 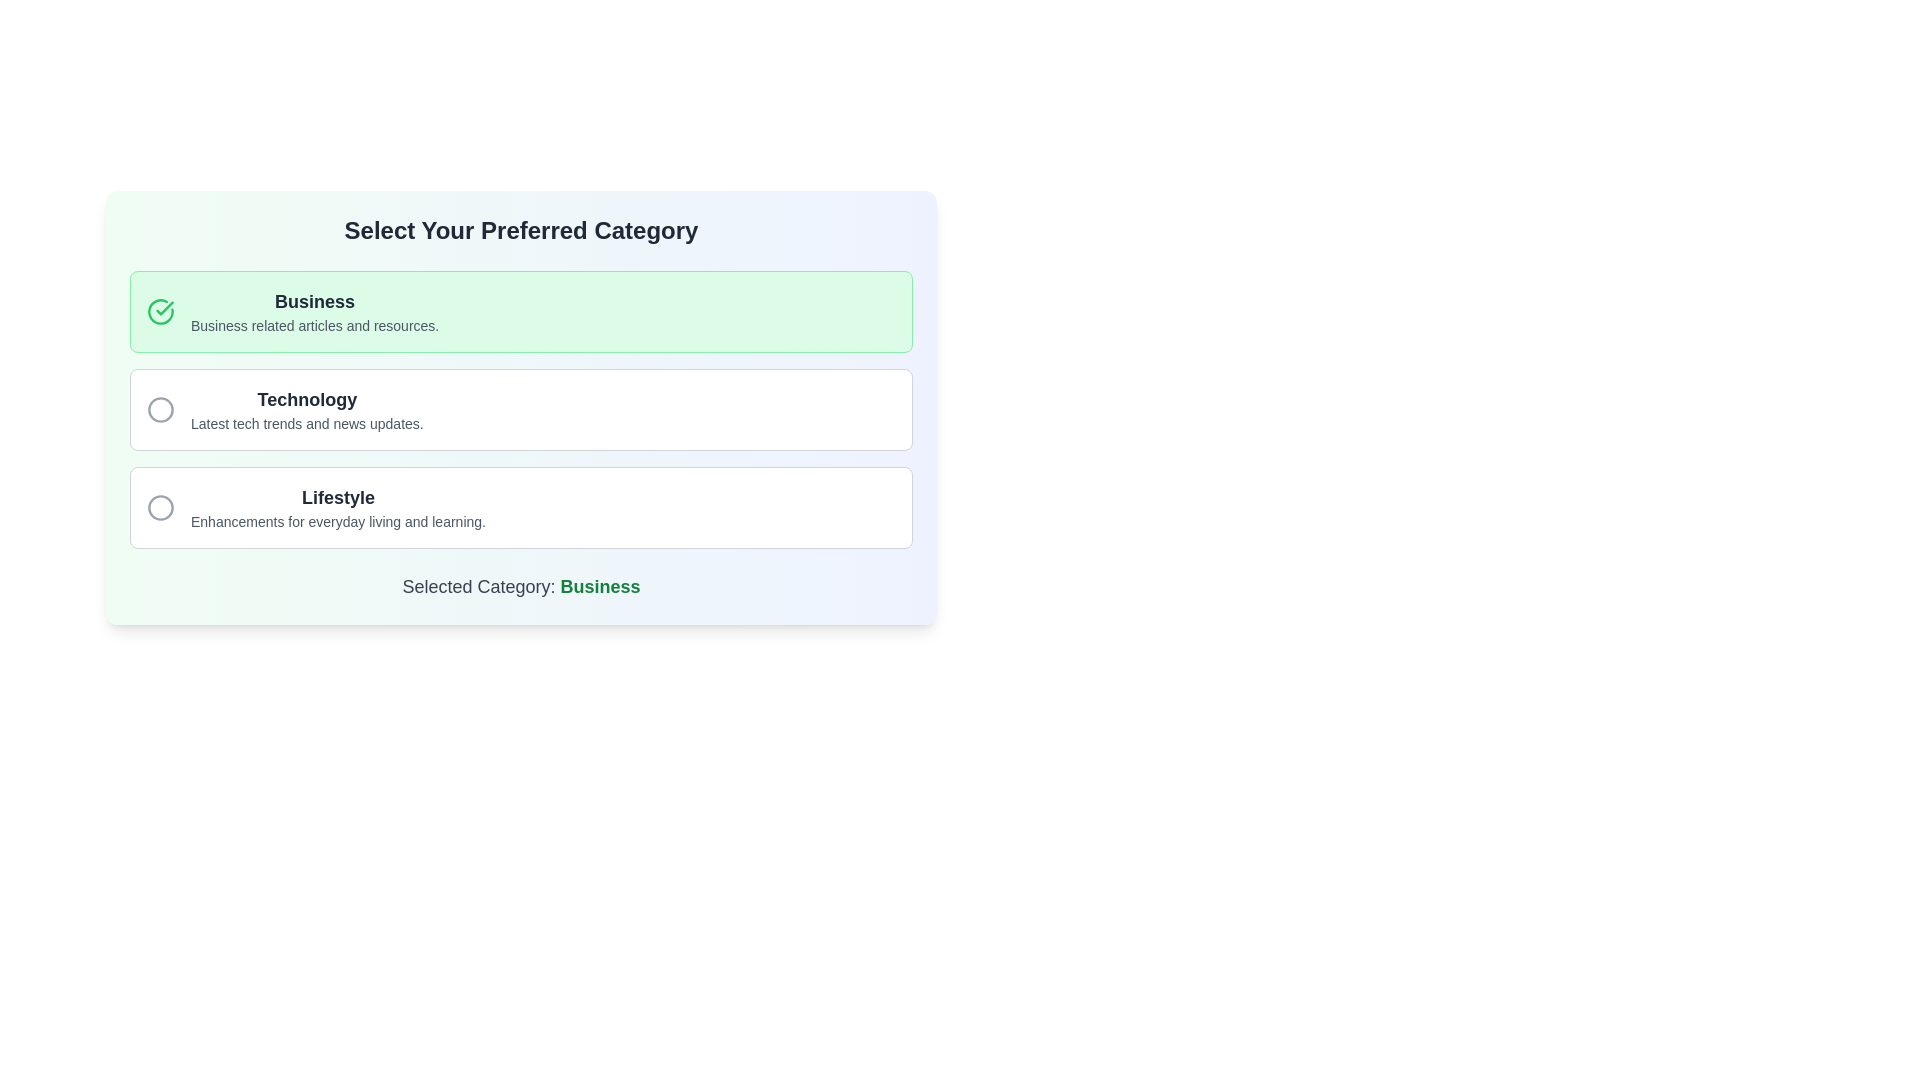 I want to click on the static text heading that says 'Select Your Preferred Category', which is a bold title styled prominently in a large font size, located at the top-center of the category selection section, so click(x=521, y=230).